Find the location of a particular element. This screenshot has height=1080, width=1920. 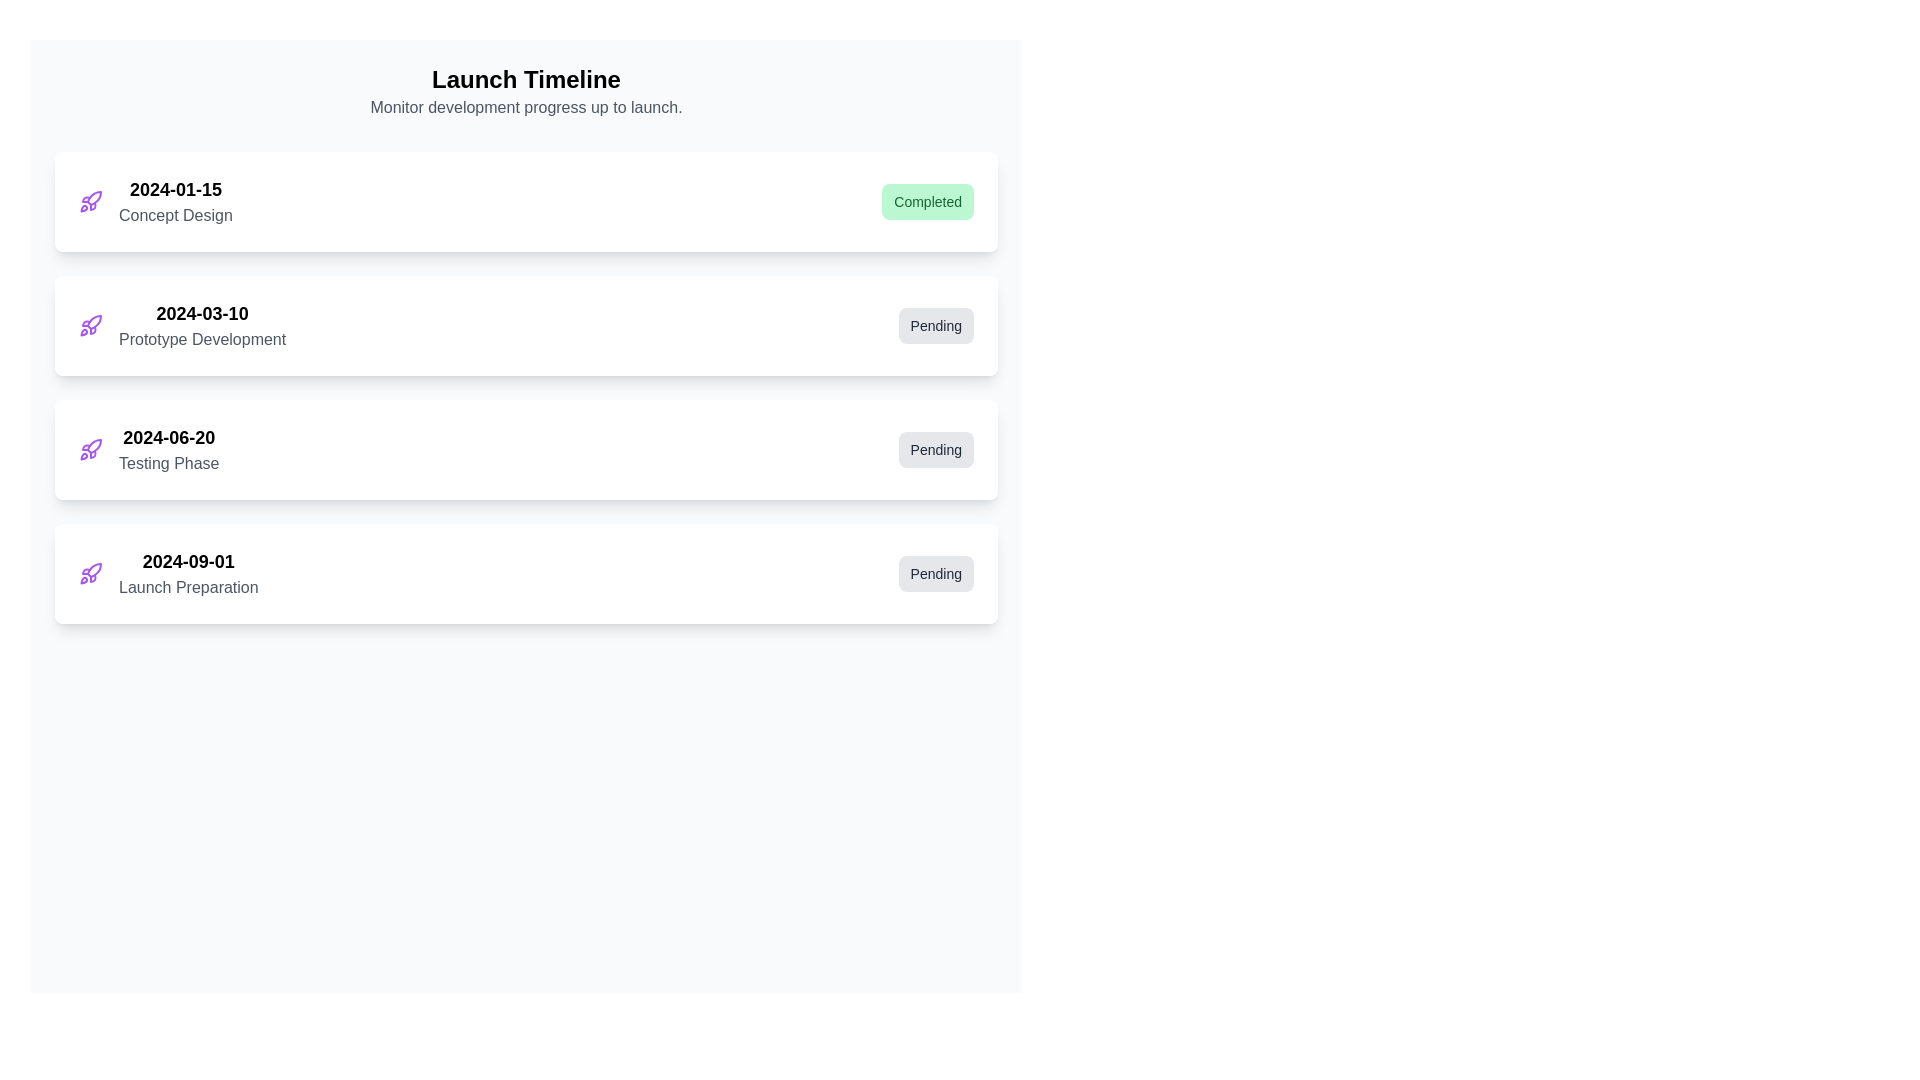

the status badge of the 'Launch Preparation' timeline entry, which is labeled 'Pending' is located at coordinates (526, 574).